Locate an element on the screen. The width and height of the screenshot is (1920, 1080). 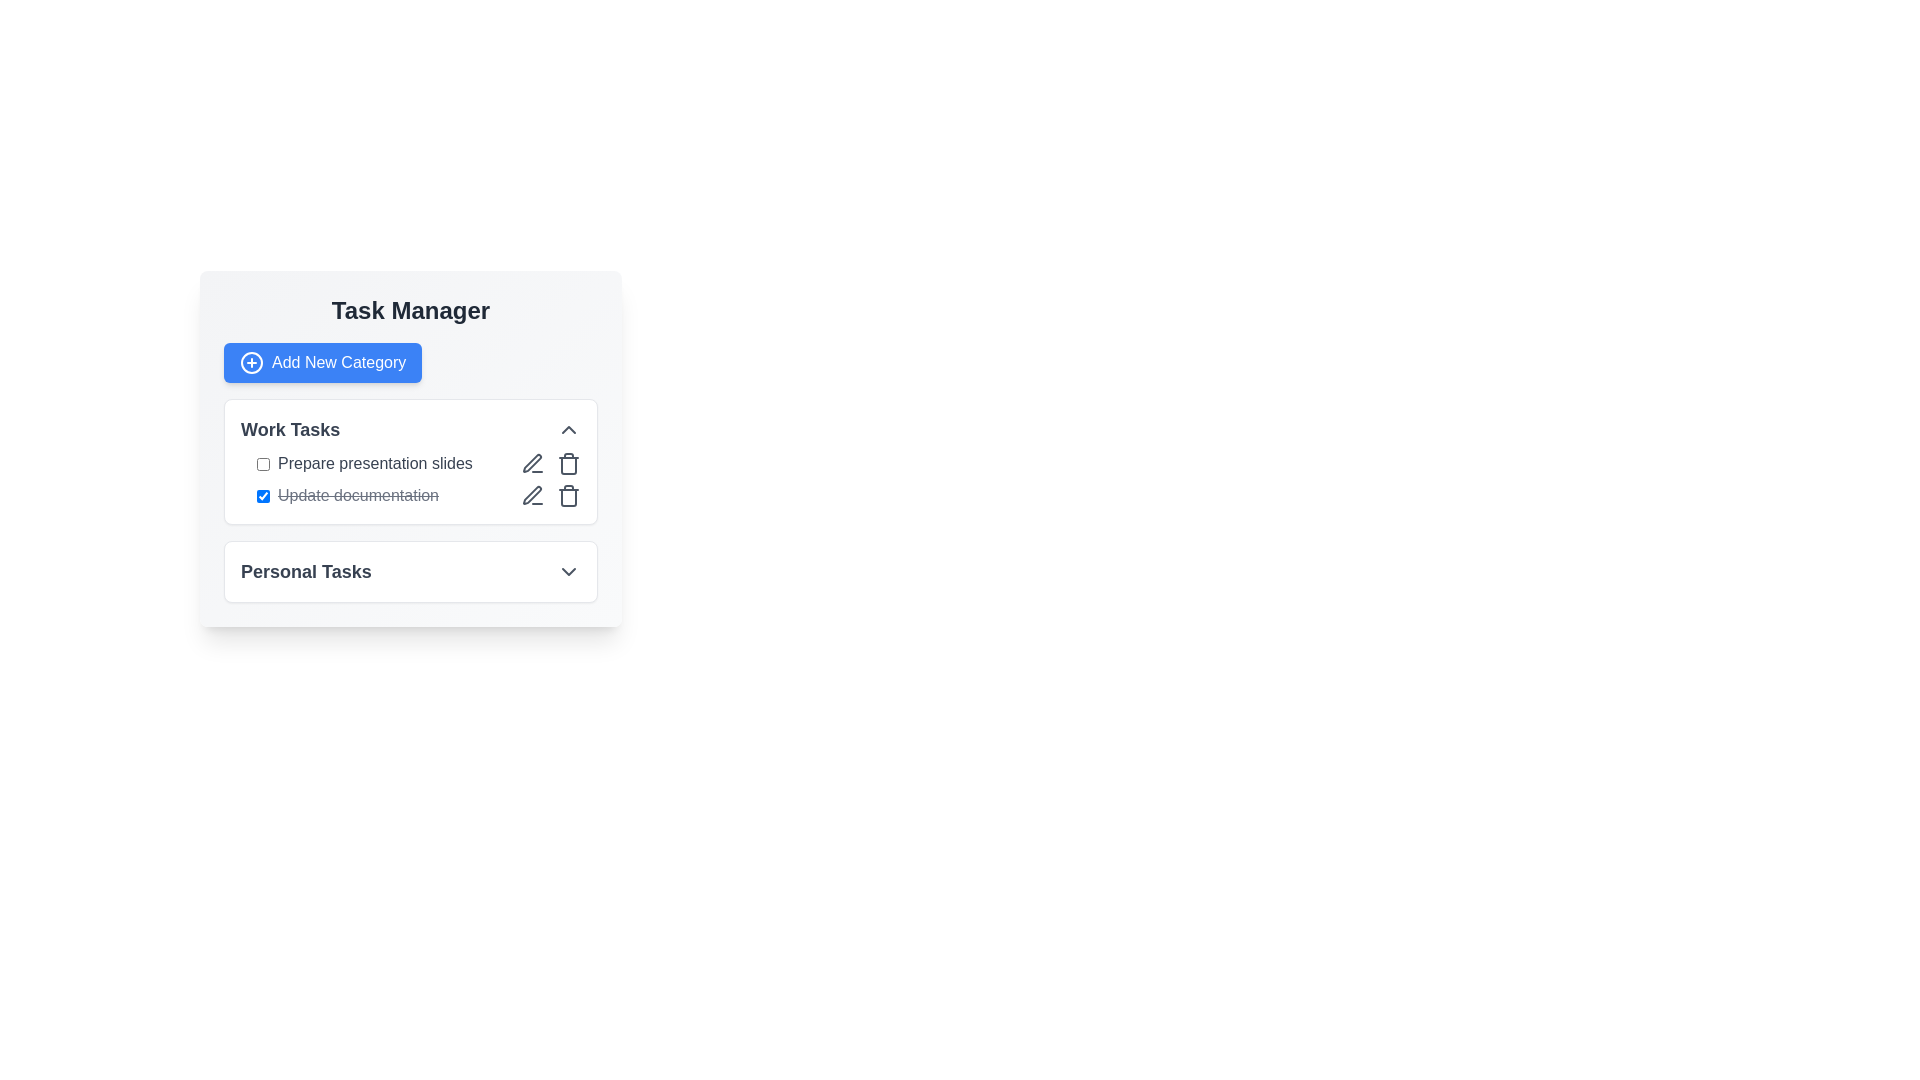
the trash icon within the delete button for the second task in the 'Work Tasks' list of the 'Task Manager' interface, which is located to the right of the task named 'Update documentation' is located at coordinates (568, 496).